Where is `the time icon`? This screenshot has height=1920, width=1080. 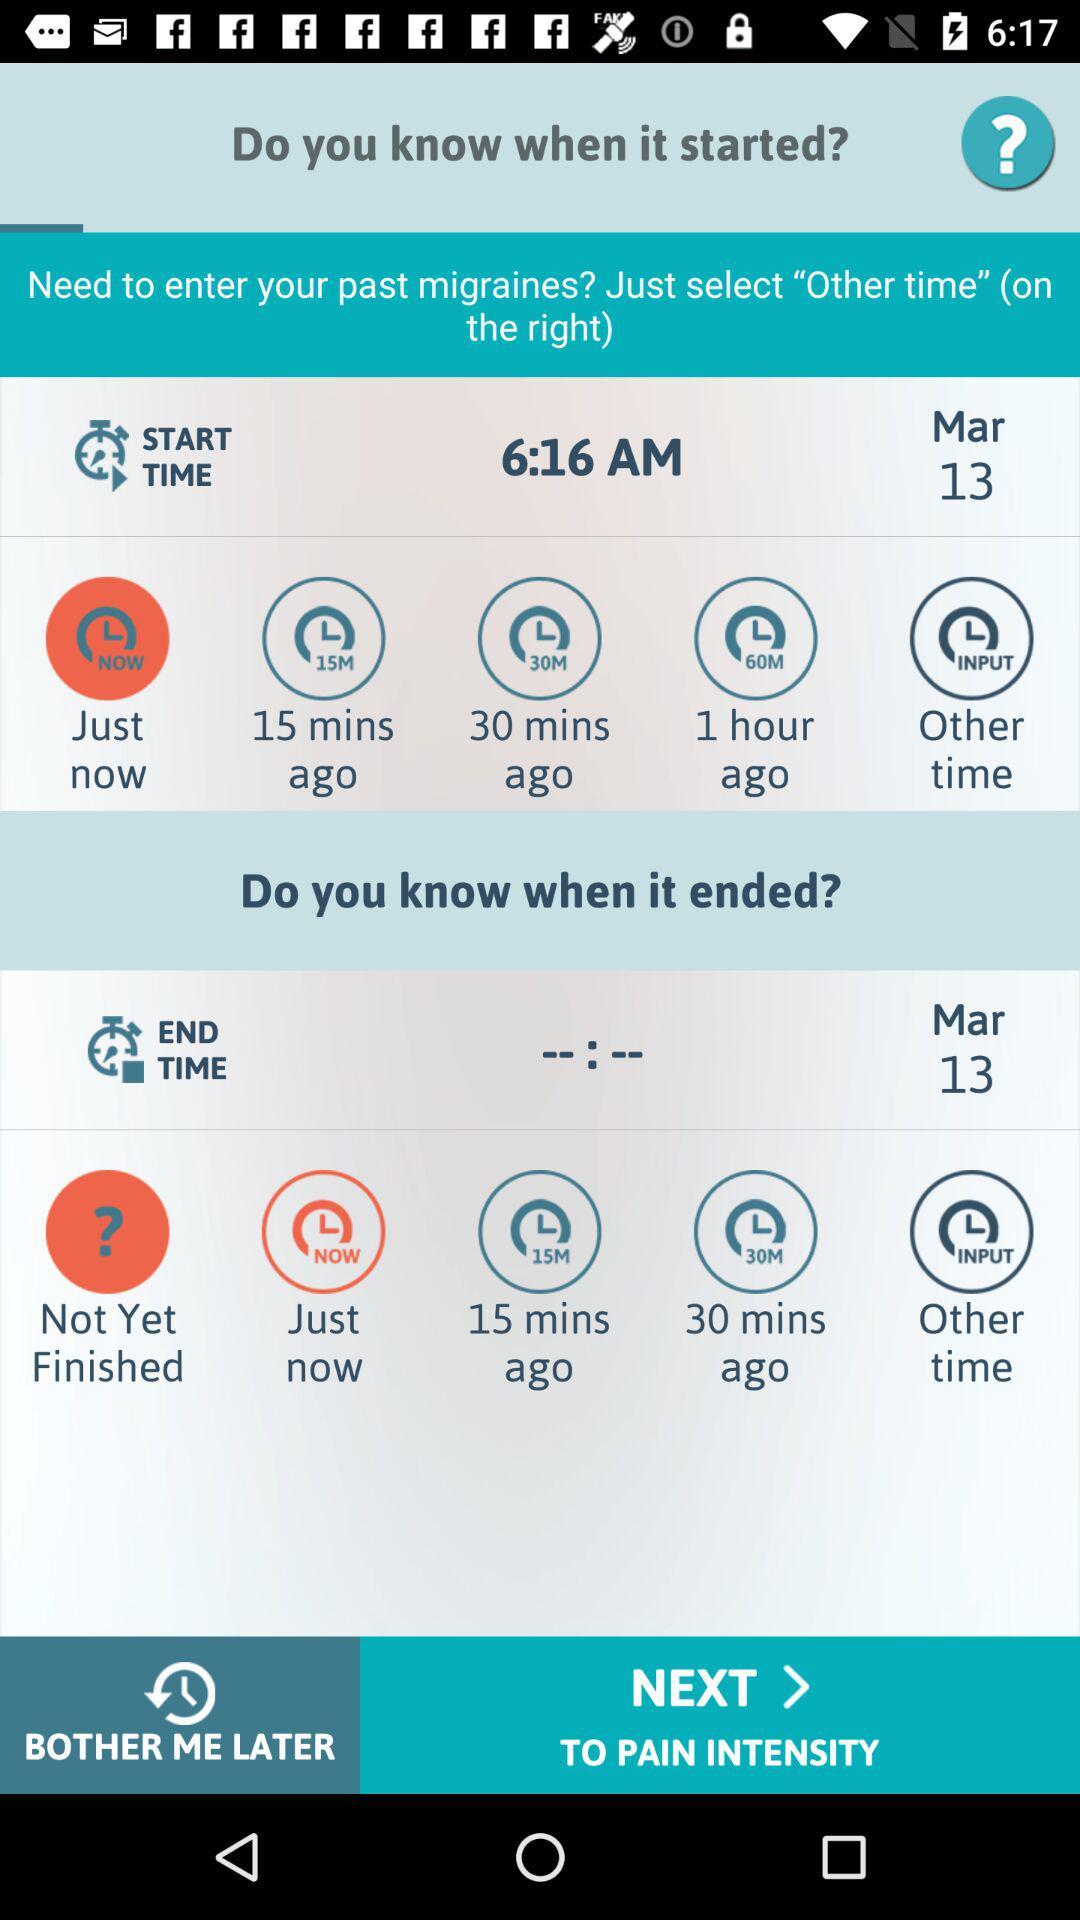
the time icon is located at coordinates (755, 1230).